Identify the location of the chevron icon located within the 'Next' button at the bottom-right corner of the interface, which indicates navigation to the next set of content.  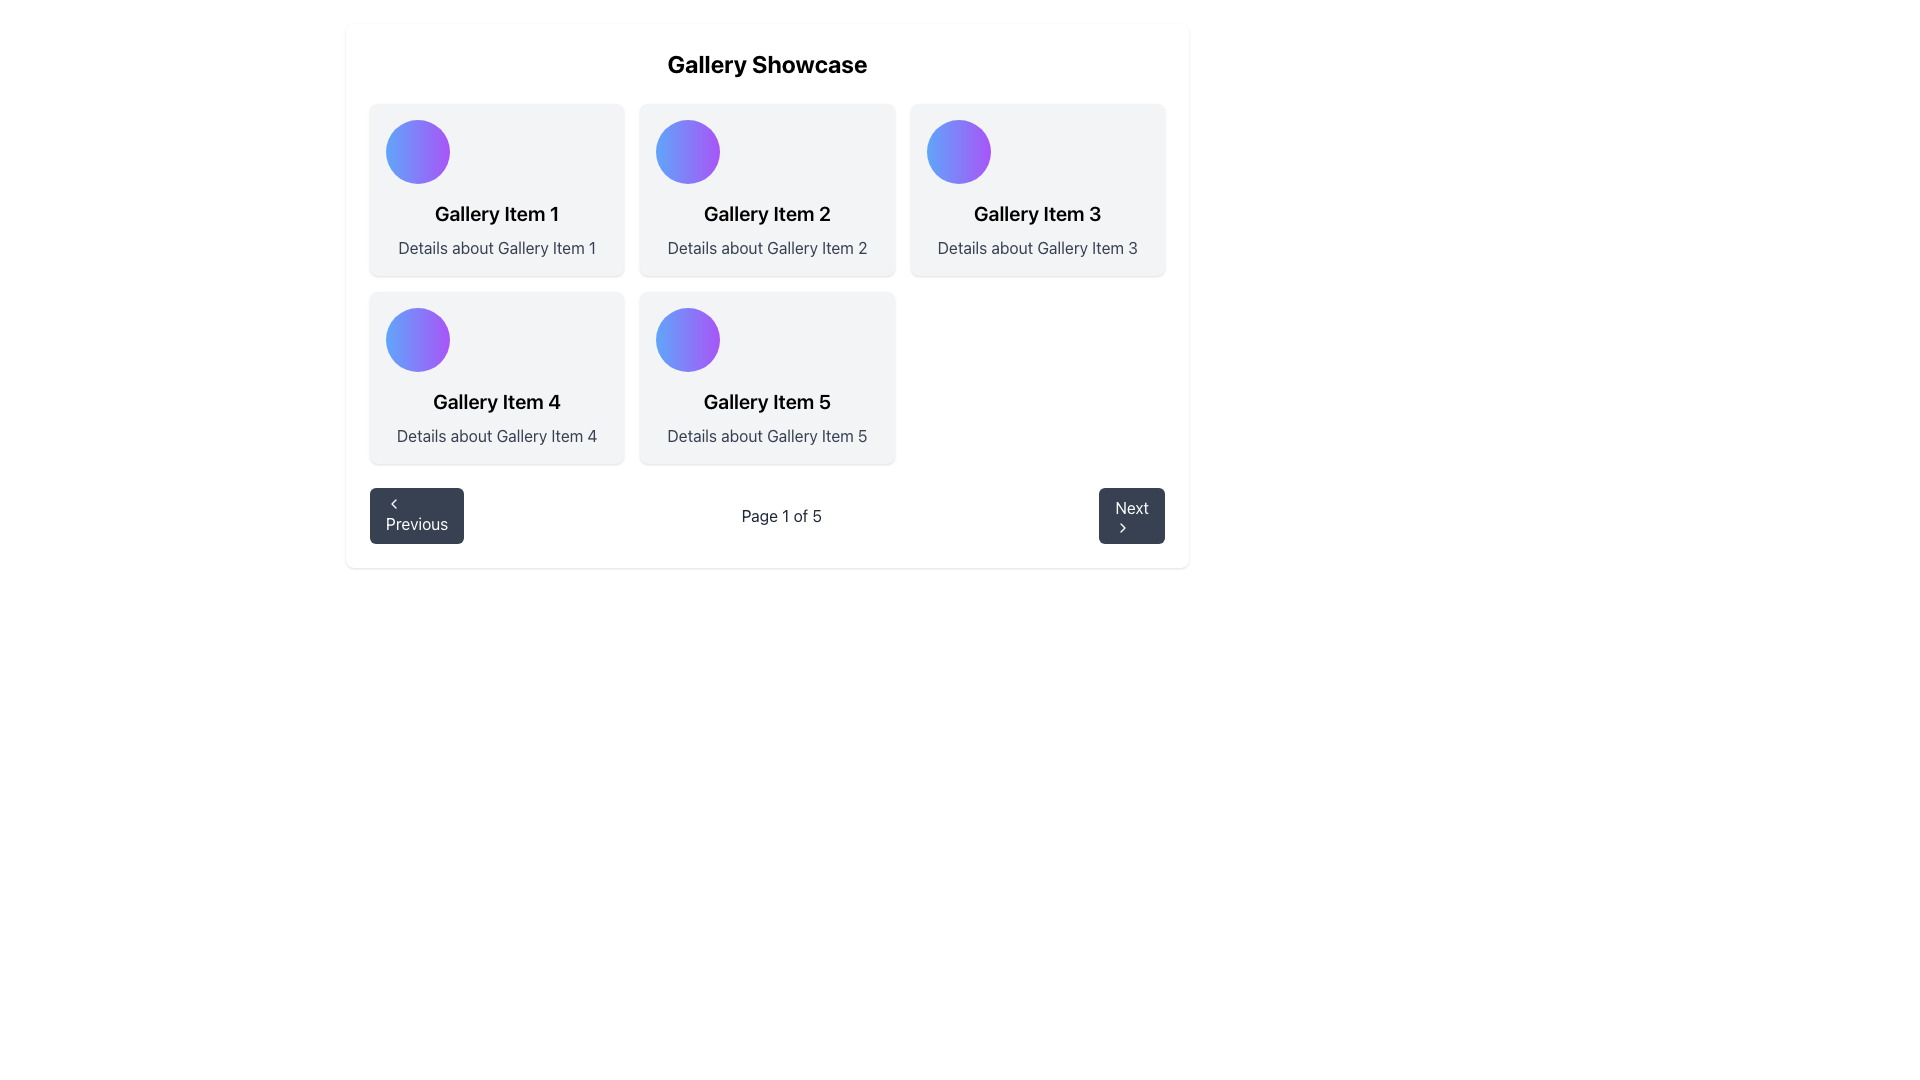
(1123, 527).